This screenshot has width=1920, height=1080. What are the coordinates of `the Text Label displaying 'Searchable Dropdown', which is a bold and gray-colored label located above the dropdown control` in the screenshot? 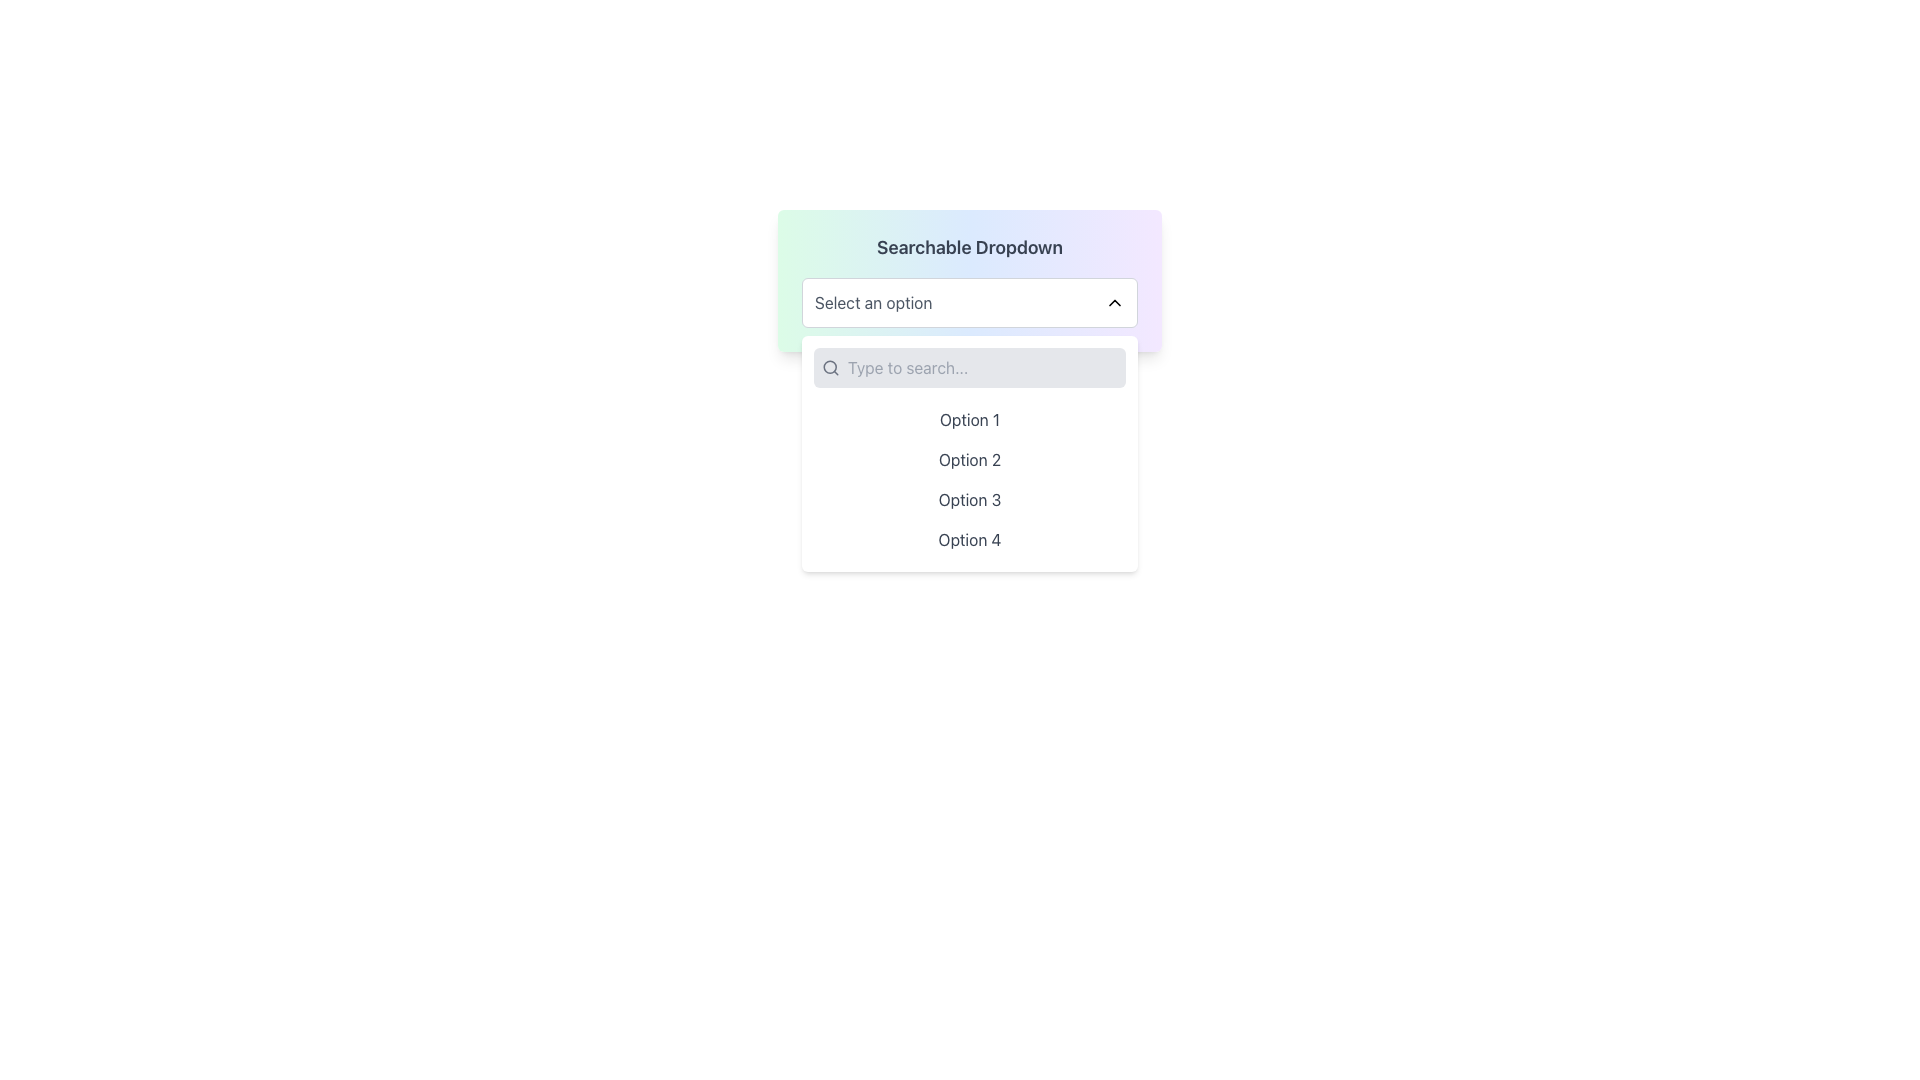 It's located at (969, 246).